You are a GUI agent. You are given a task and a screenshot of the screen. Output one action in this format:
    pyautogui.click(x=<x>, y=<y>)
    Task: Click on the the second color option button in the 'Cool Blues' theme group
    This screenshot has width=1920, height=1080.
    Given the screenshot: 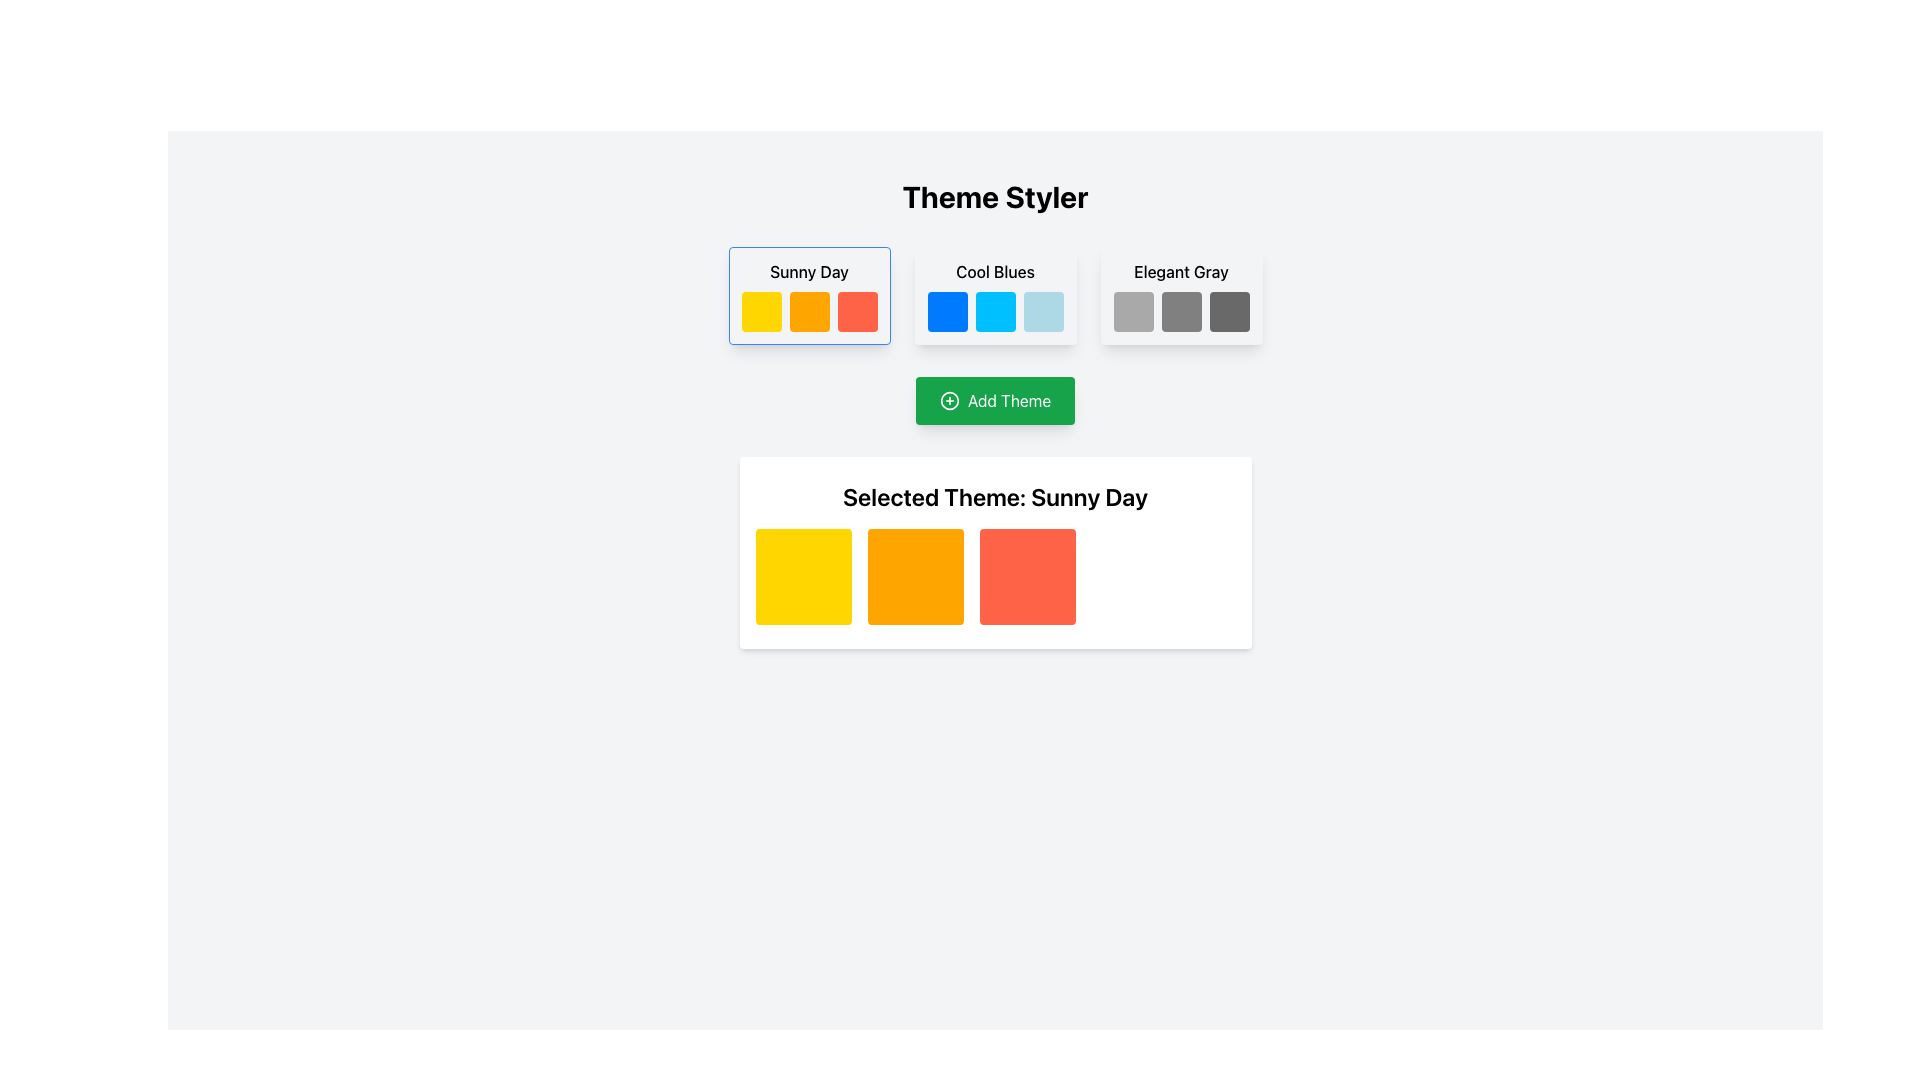 What is the action you would take?
    pyautogui.click(x=995, y=296)
    